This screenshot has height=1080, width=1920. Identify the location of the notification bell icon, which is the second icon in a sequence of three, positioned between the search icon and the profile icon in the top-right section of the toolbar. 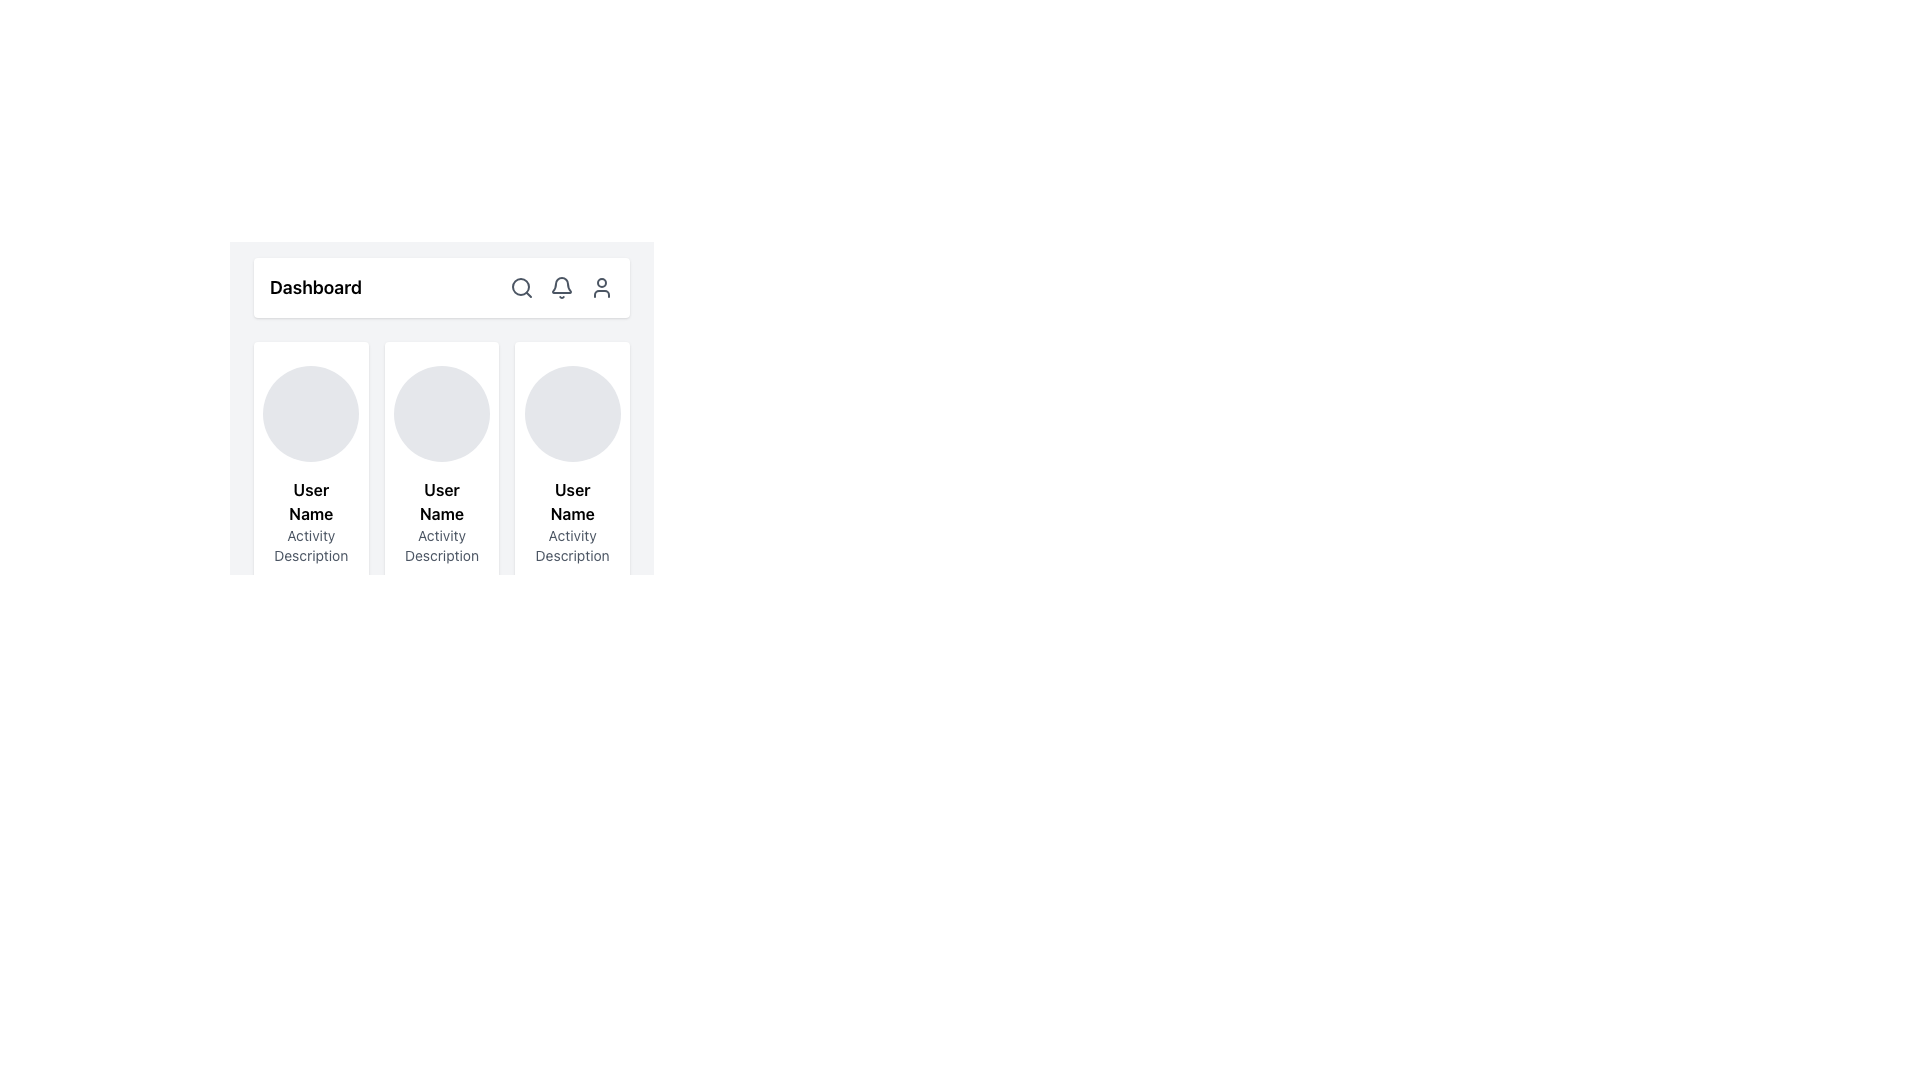
(560, 288).